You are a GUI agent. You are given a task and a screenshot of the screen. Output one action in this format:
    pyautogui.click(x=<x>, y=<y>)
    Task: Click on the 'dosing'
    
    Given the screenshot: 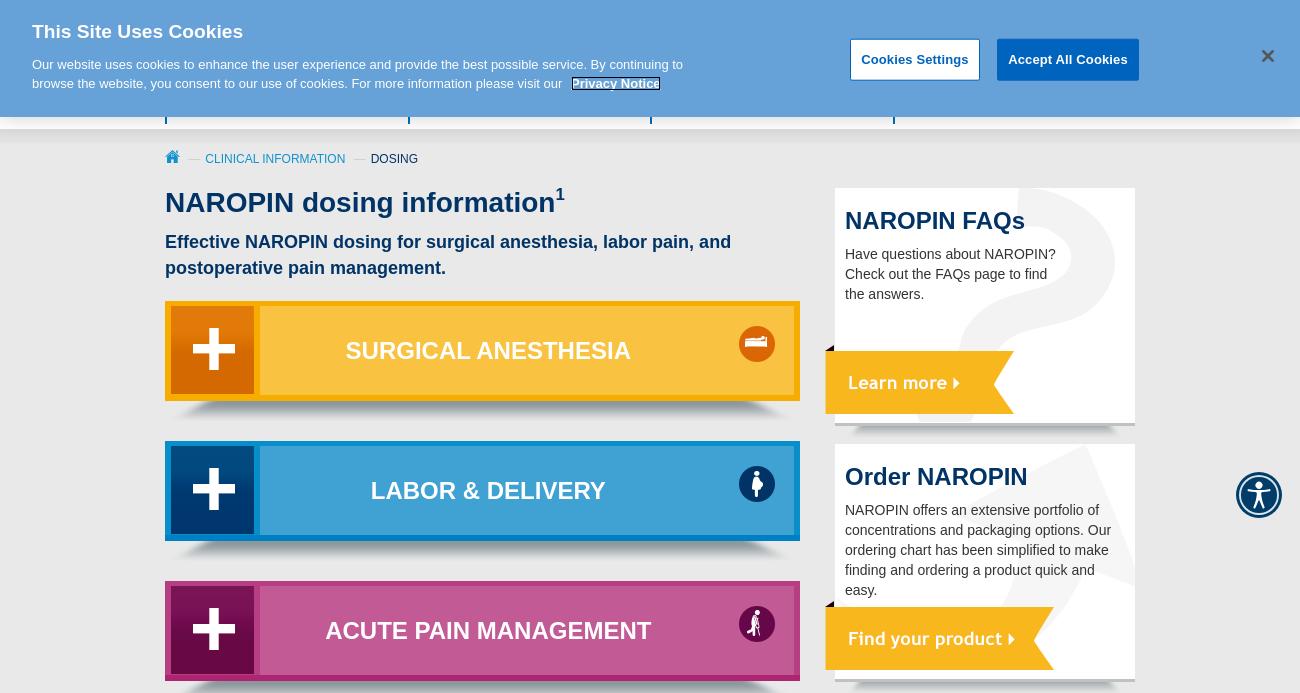 What is the action you would take?
    pyautogui.click(x=394, y=157)
    